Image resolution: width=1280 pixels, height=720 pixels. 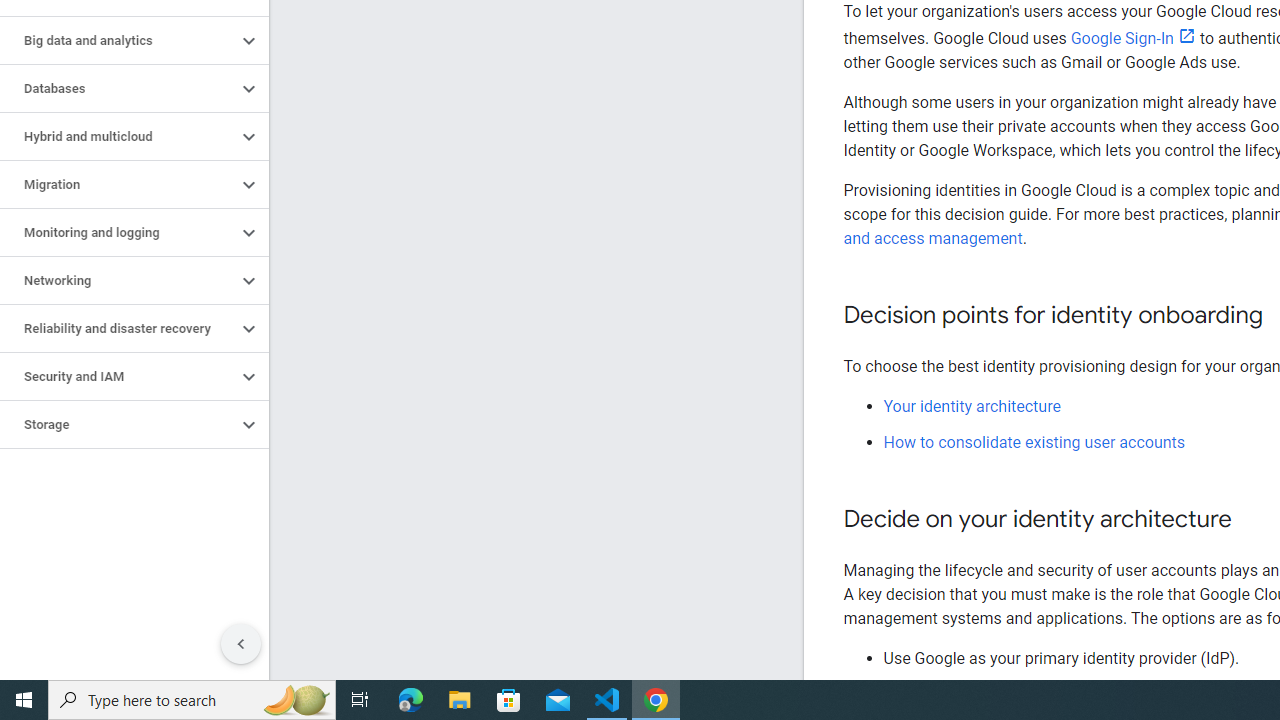 I want to click on 'Reliability and disaster recovery', so click(x=117, y=328).